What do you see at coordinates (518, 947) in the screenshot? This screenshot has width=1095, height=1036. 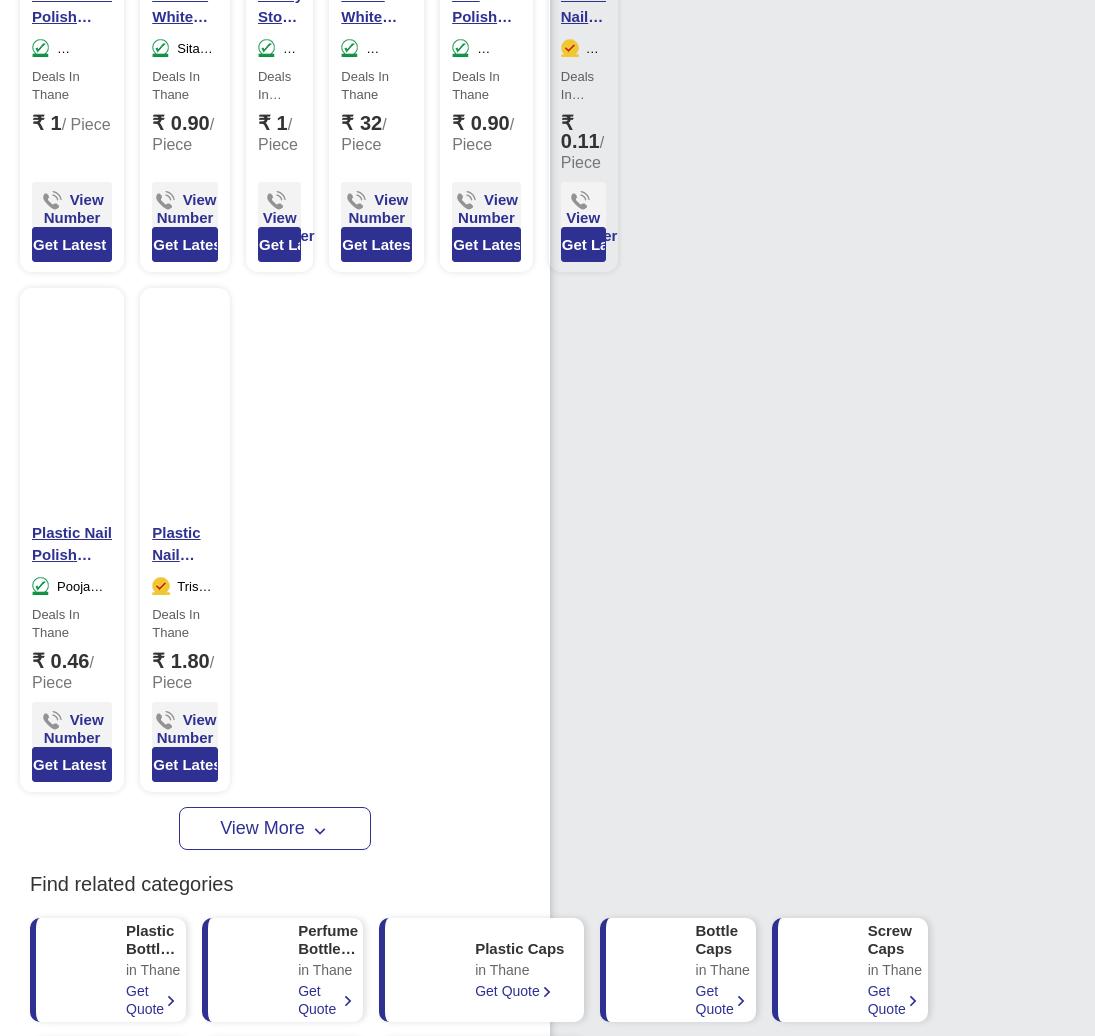 I see `'Plastic Caps'` at bounding box center [518, 947].